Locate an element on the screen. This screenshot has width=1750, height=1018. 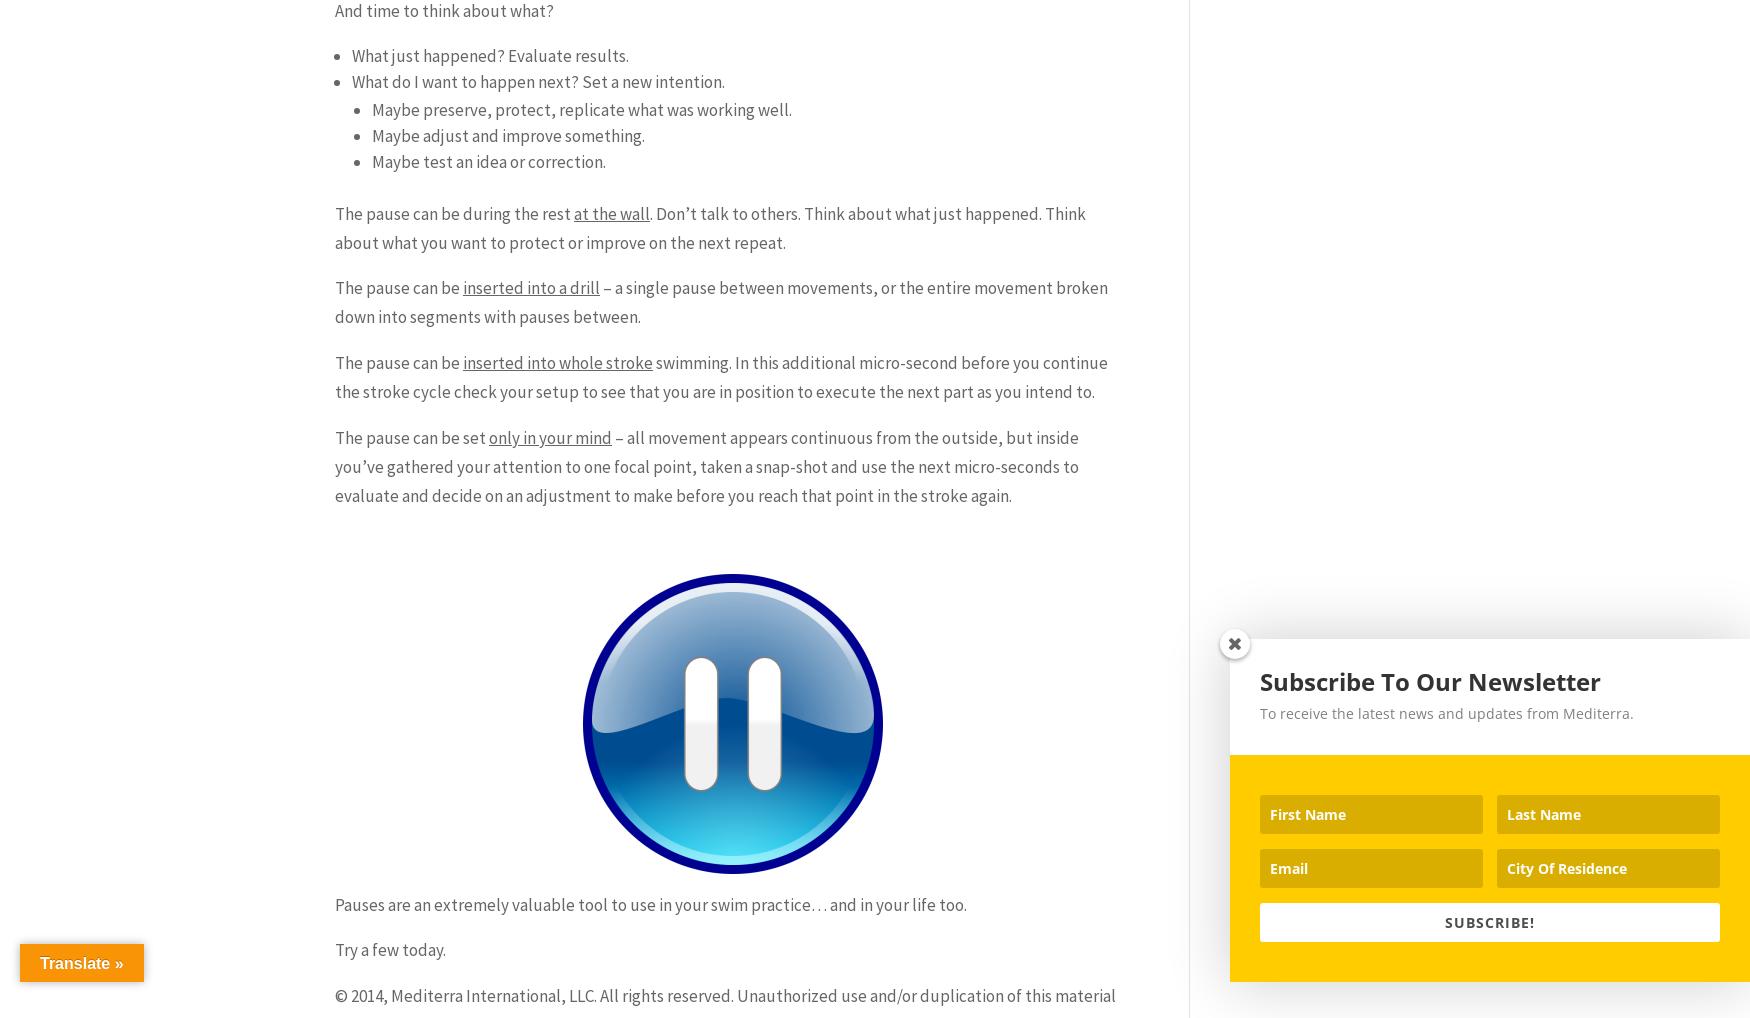
'Contact' is located at coordinates (875, 212).